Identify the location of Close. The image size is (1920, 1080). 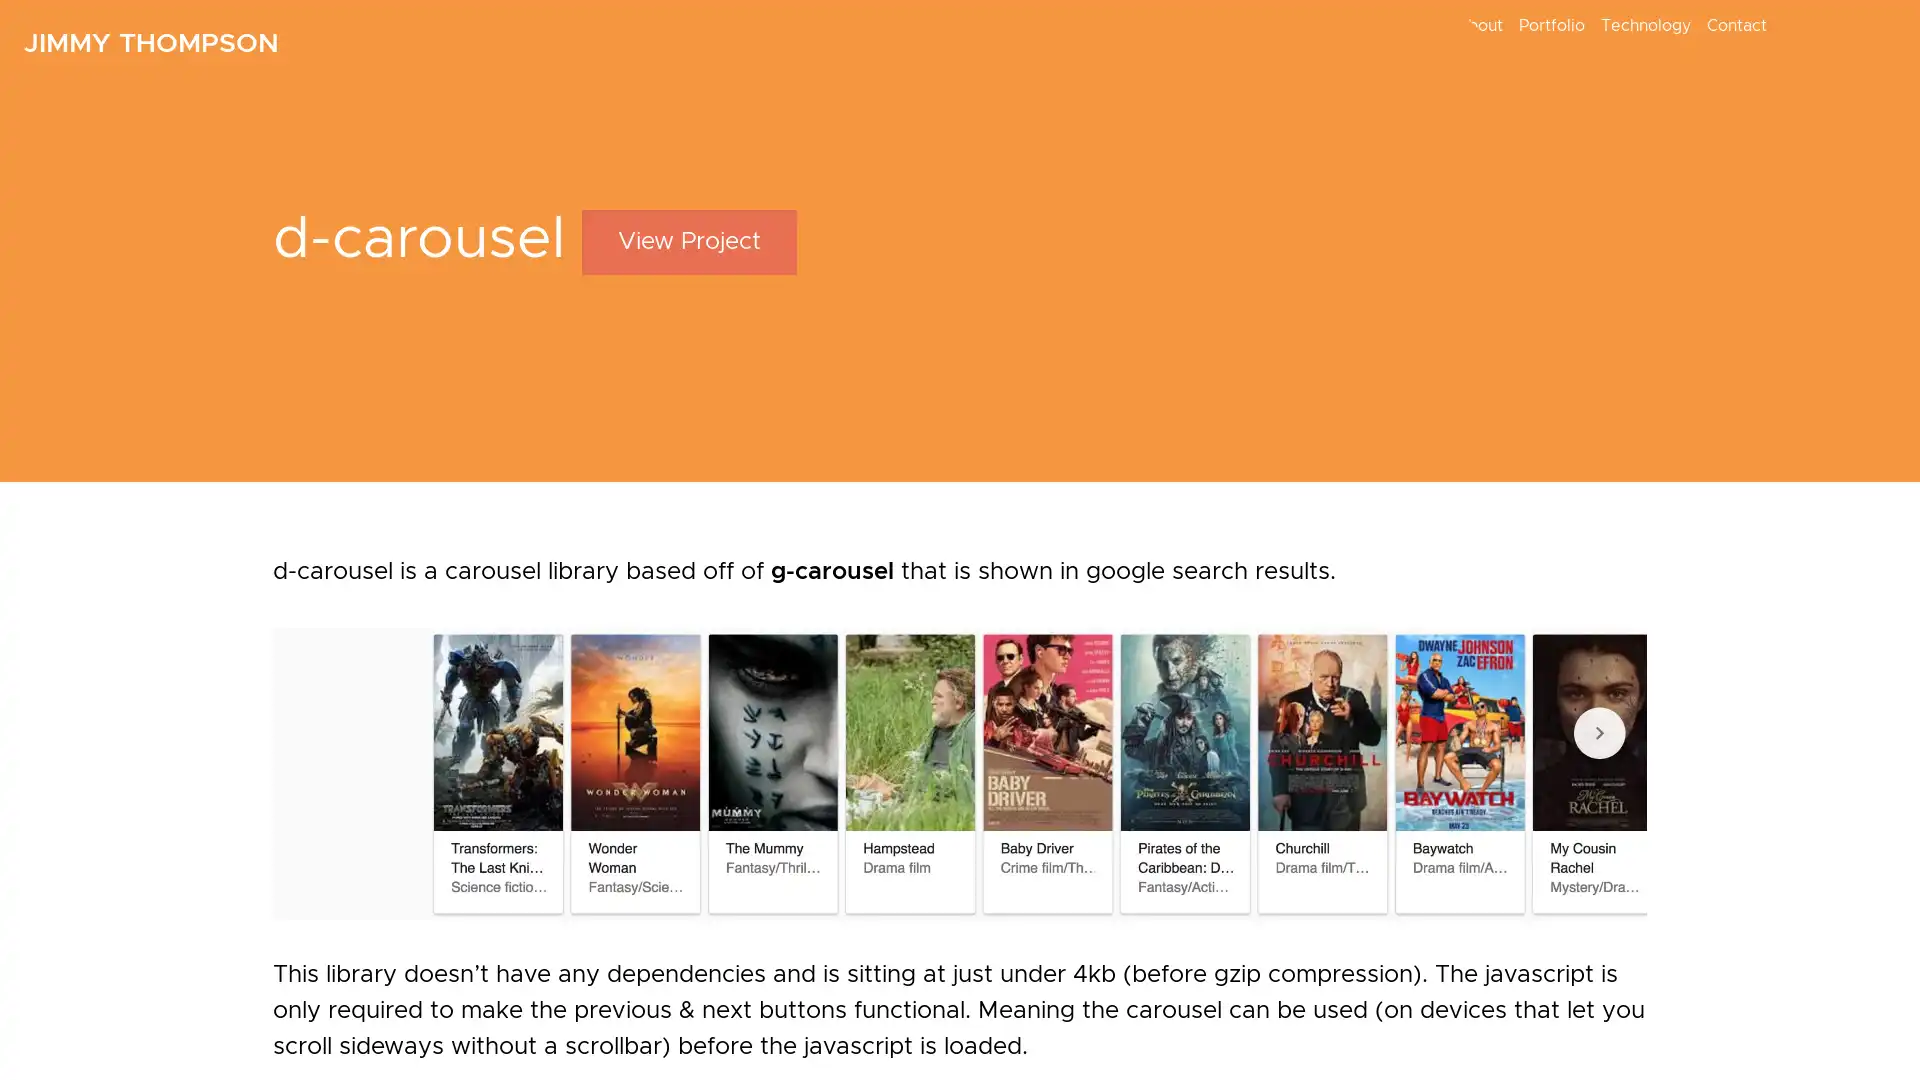
(1367, 508).